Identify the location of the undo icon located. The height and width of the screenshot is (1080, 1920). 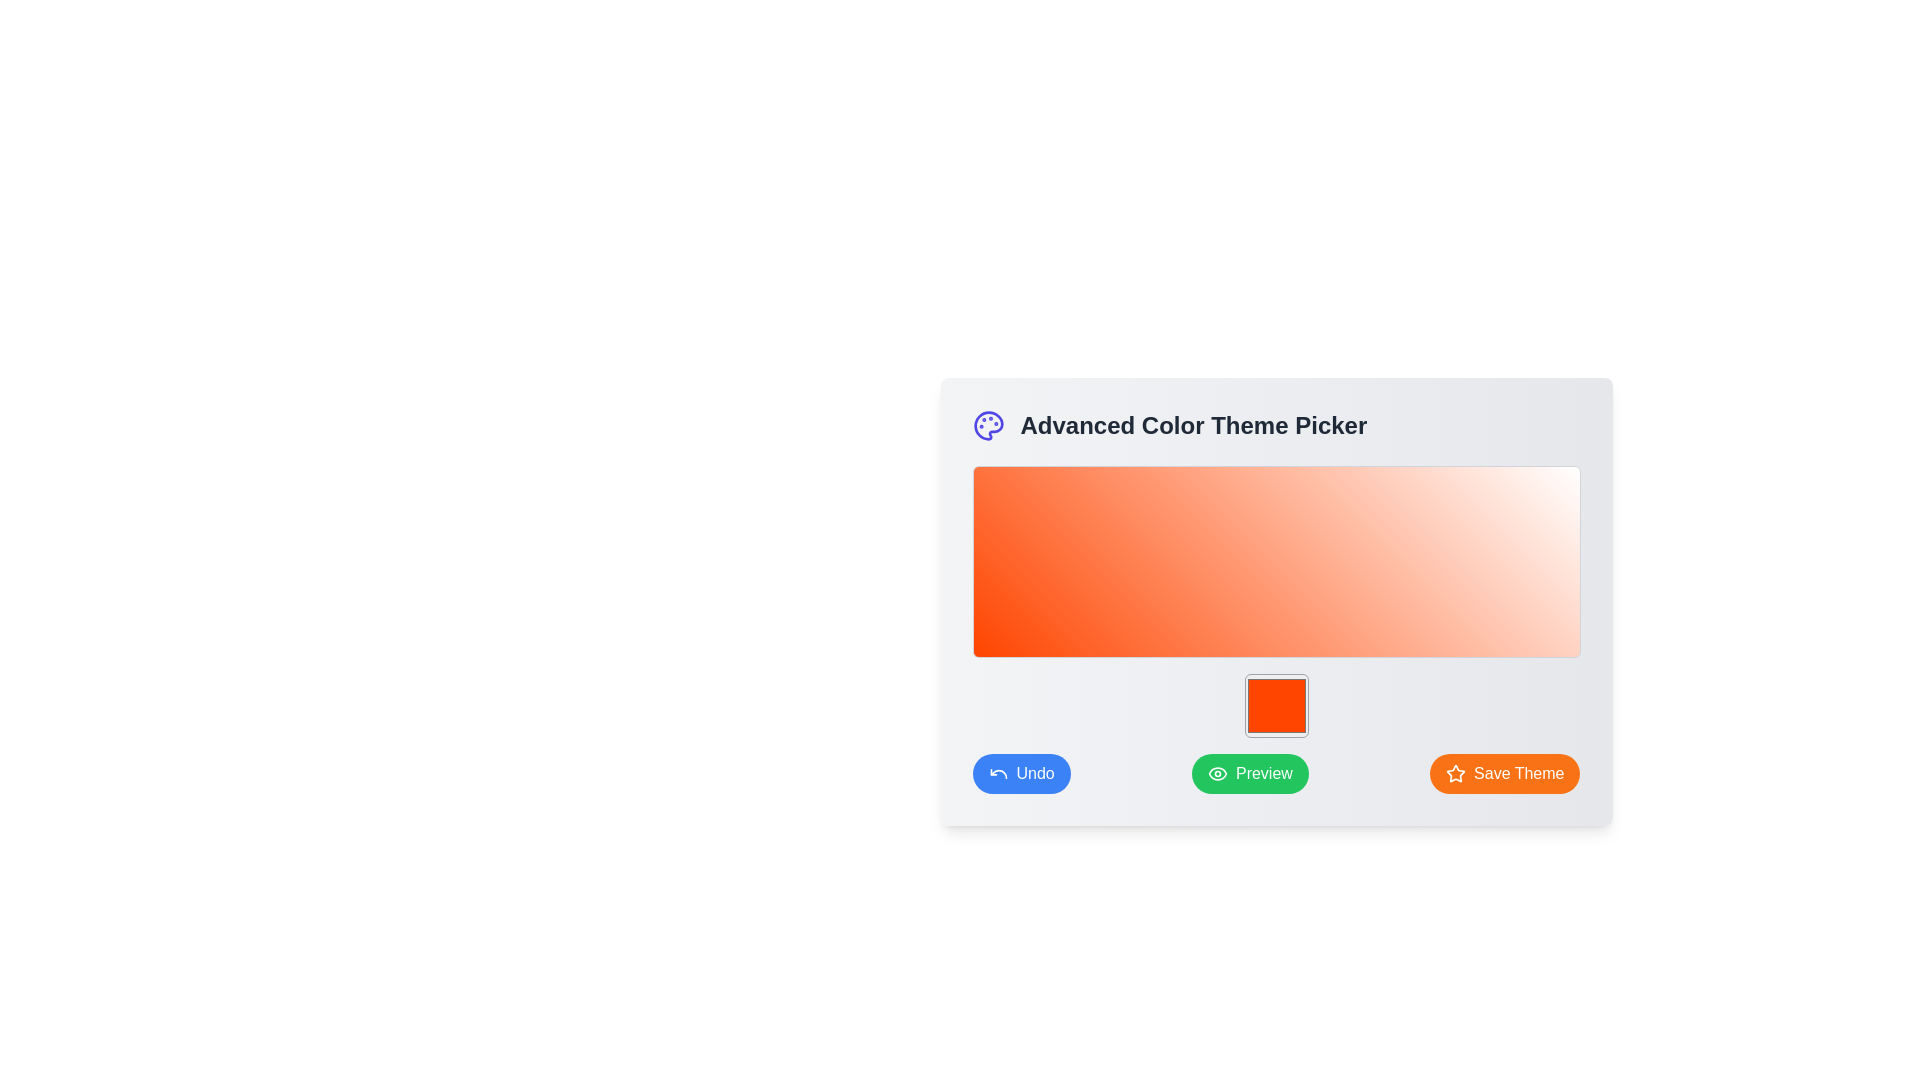
(998, 773).